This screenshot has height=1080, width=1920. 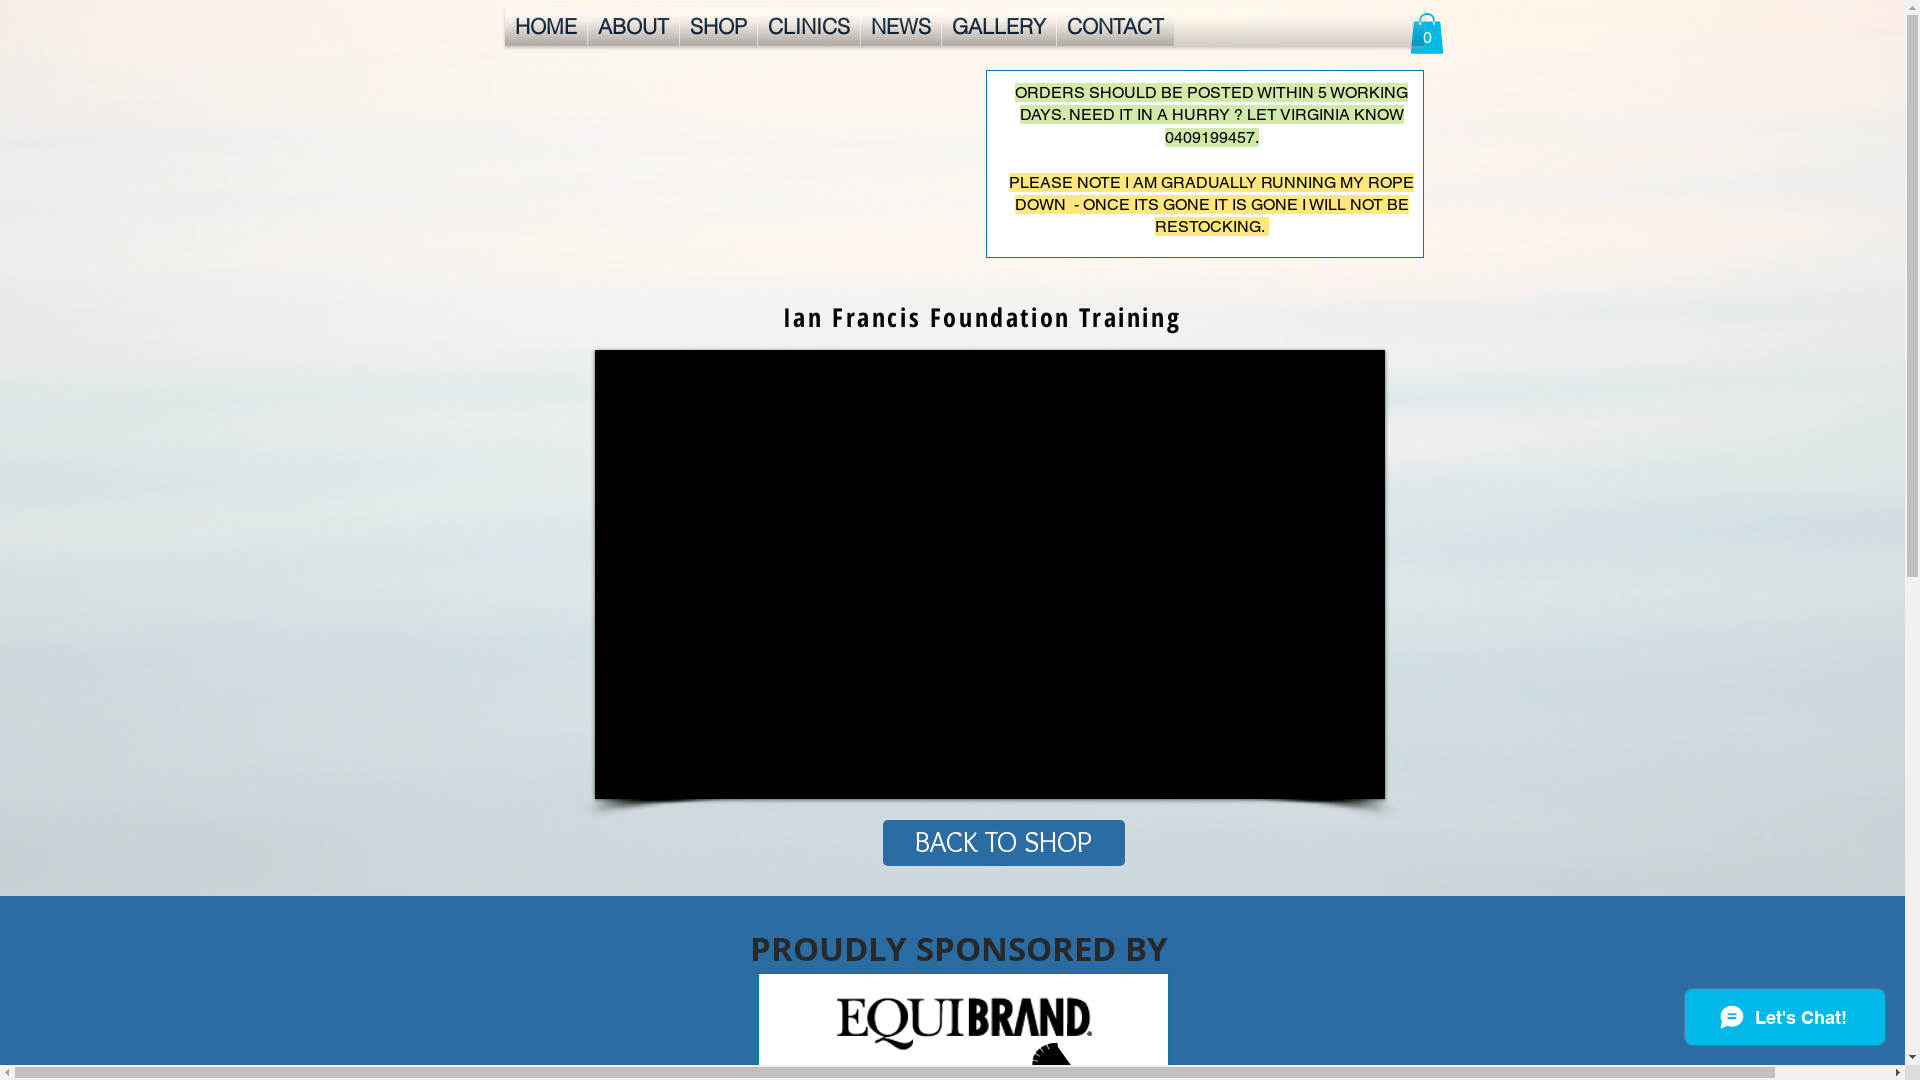 What do you see at coordinates (988, 574) in the screenshot?
I see `'External YouTube'` at bounding box center [988, 574].